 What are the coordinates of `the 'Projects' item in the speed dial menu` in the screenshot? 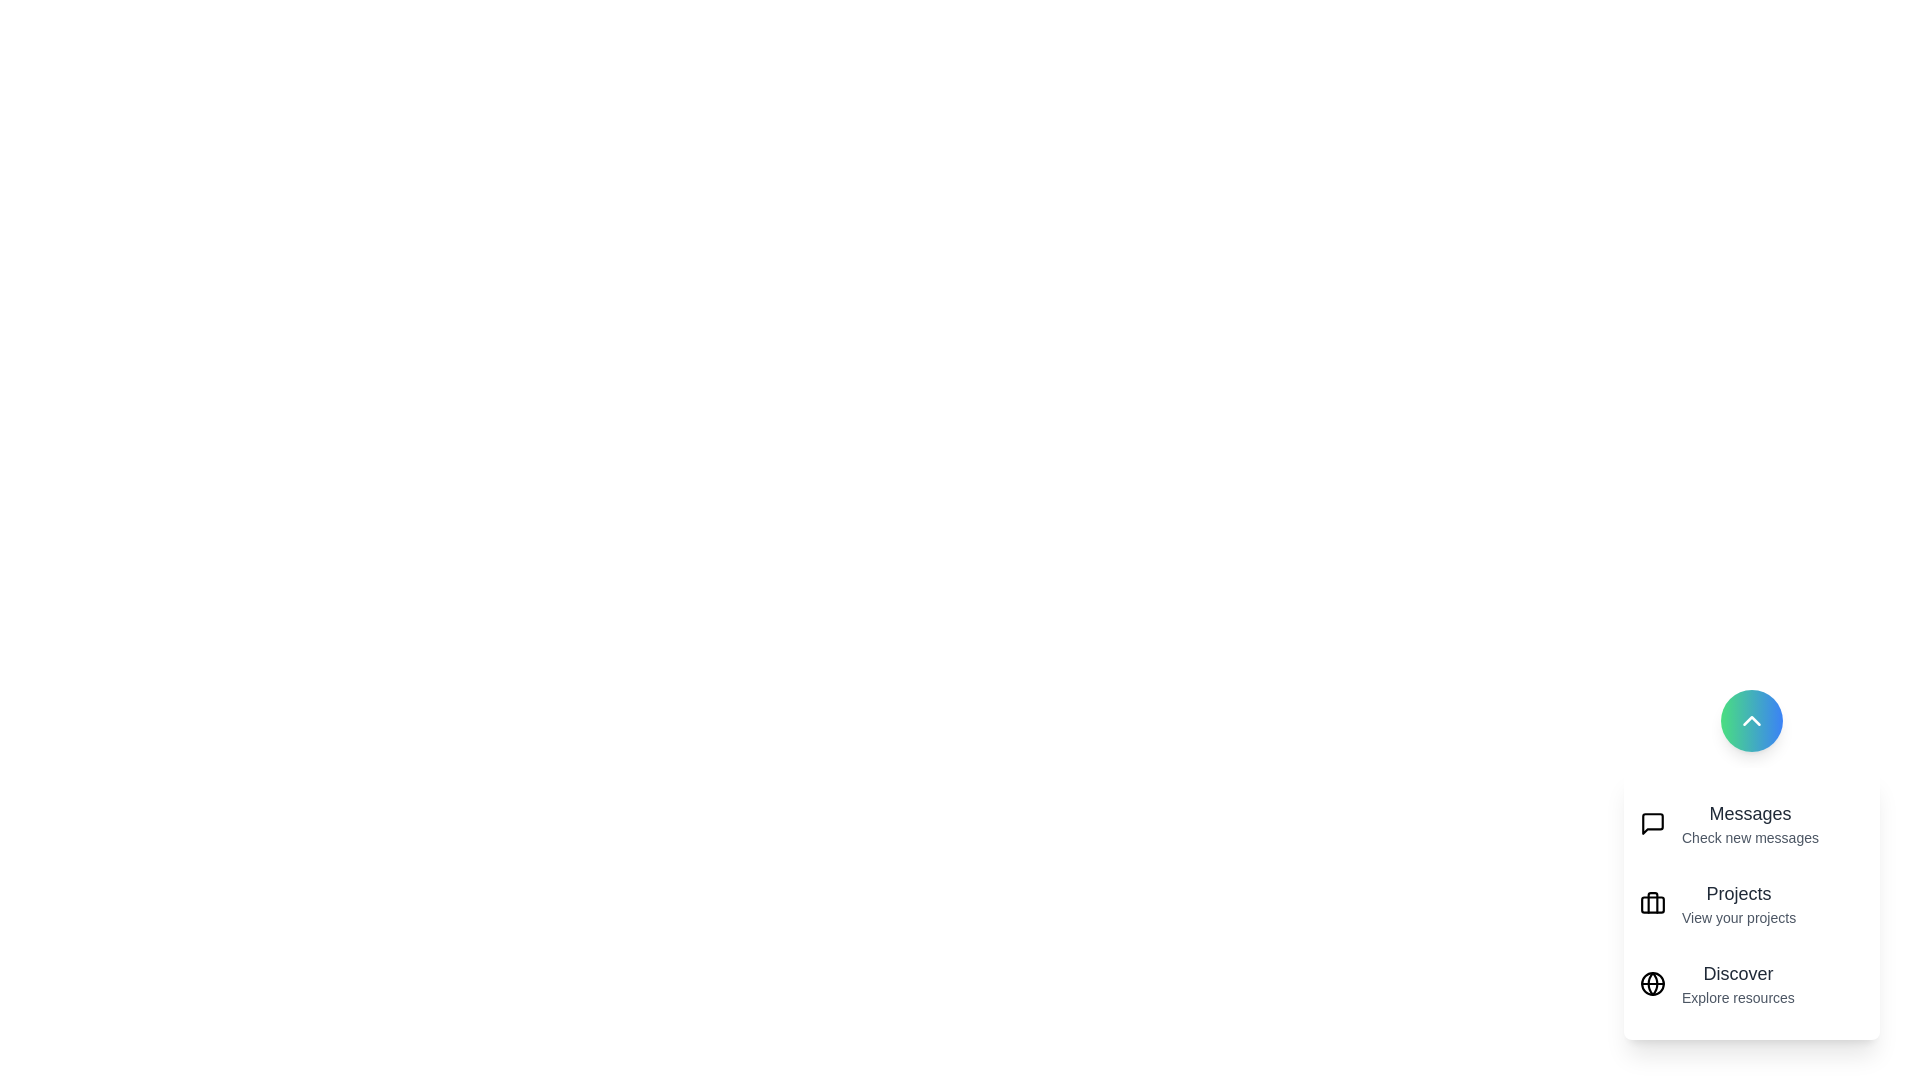 It's located at (1751, 903).